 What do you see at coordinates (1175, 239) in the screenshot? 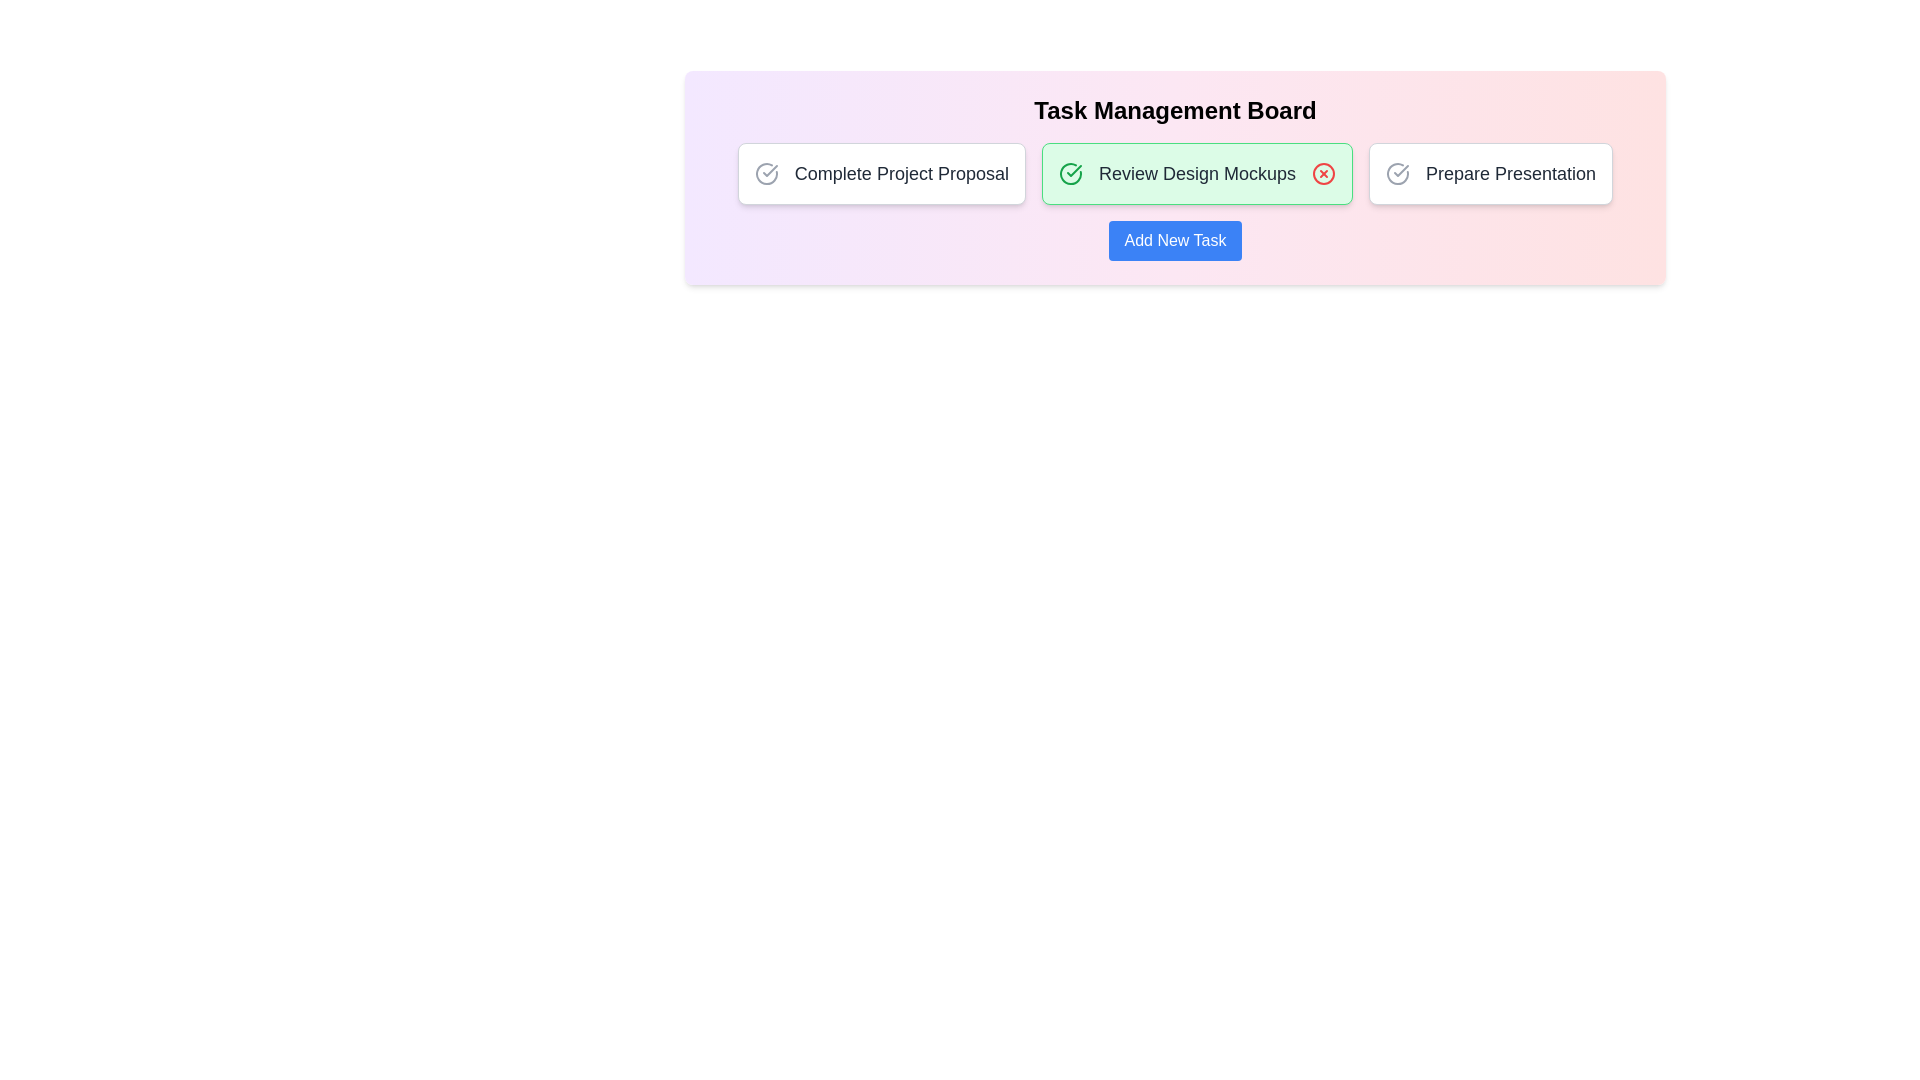
I see `the 'Add New Task' button` at bounding box center [1175, 239].